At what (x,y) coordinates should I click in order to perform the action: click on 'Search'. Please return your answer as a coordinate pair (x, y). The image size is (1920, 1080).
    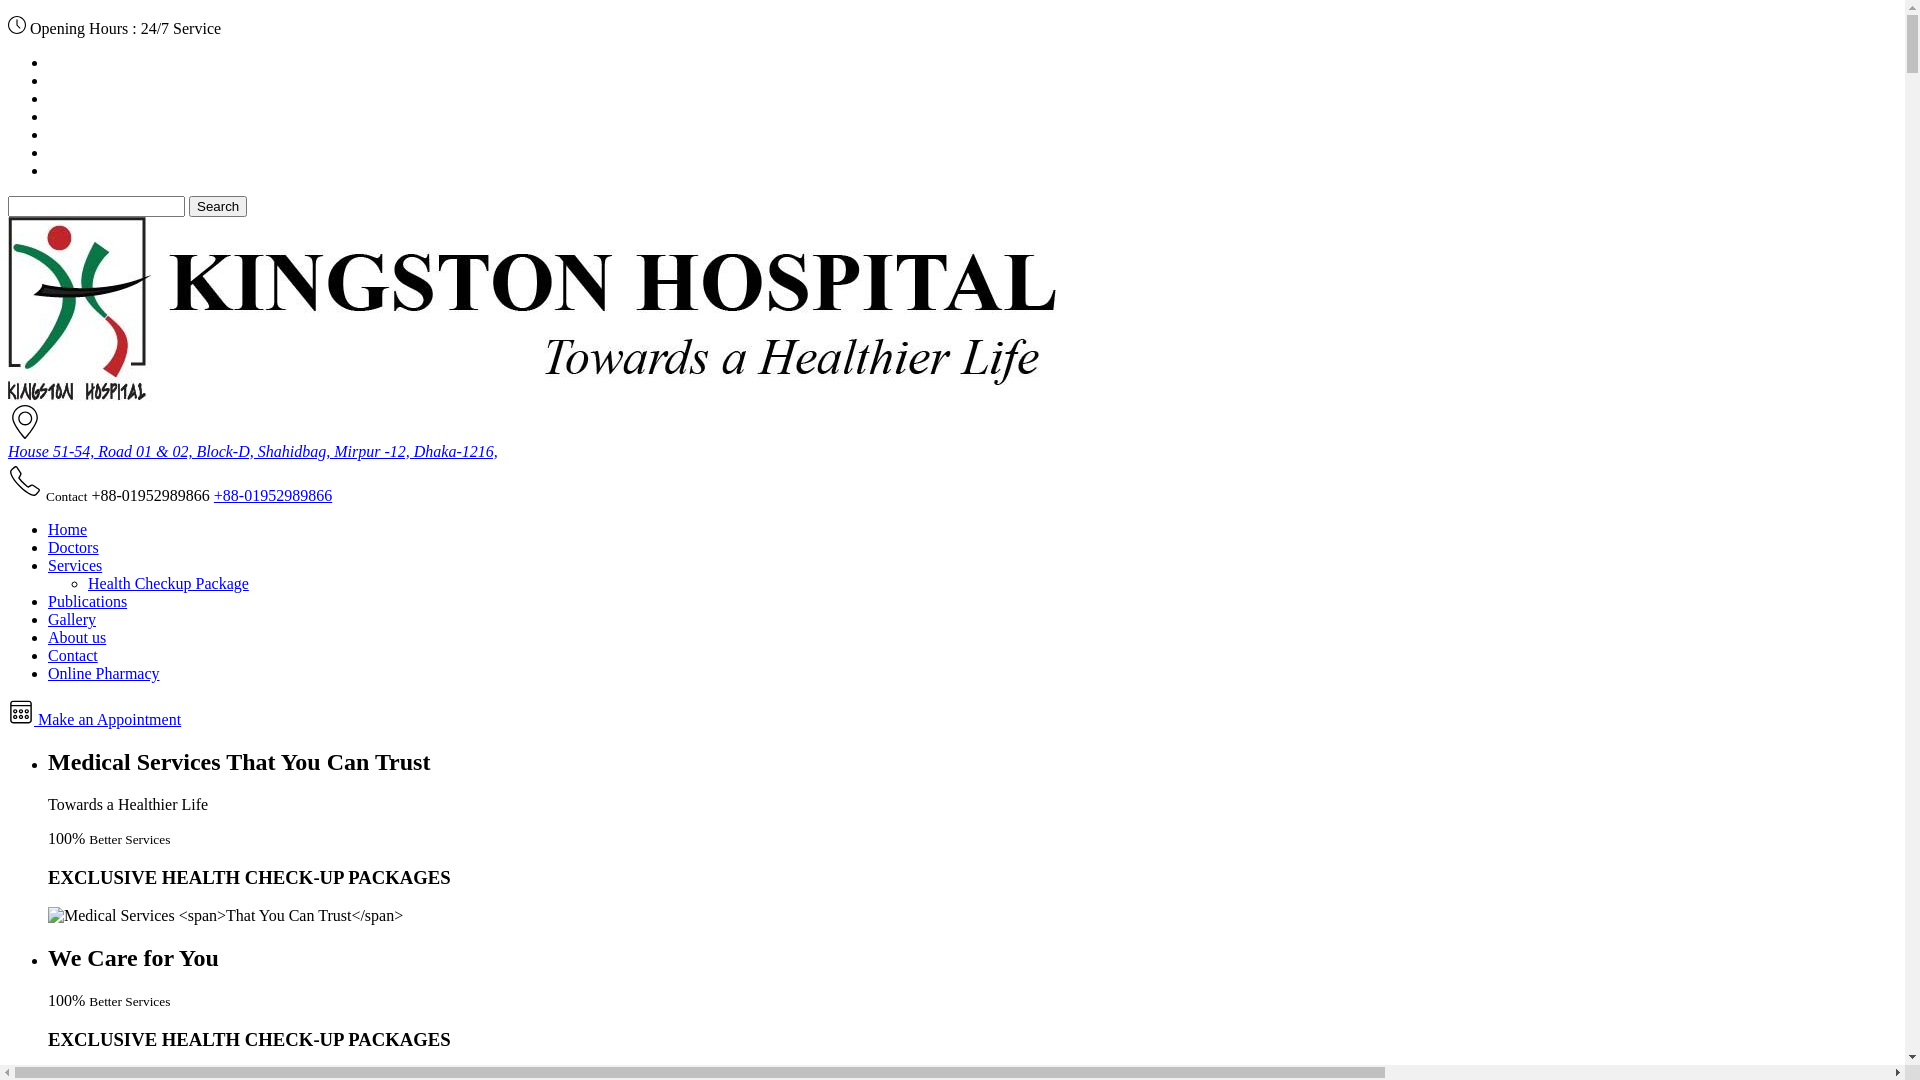
    Looking at the image, I should click on (217, 206).